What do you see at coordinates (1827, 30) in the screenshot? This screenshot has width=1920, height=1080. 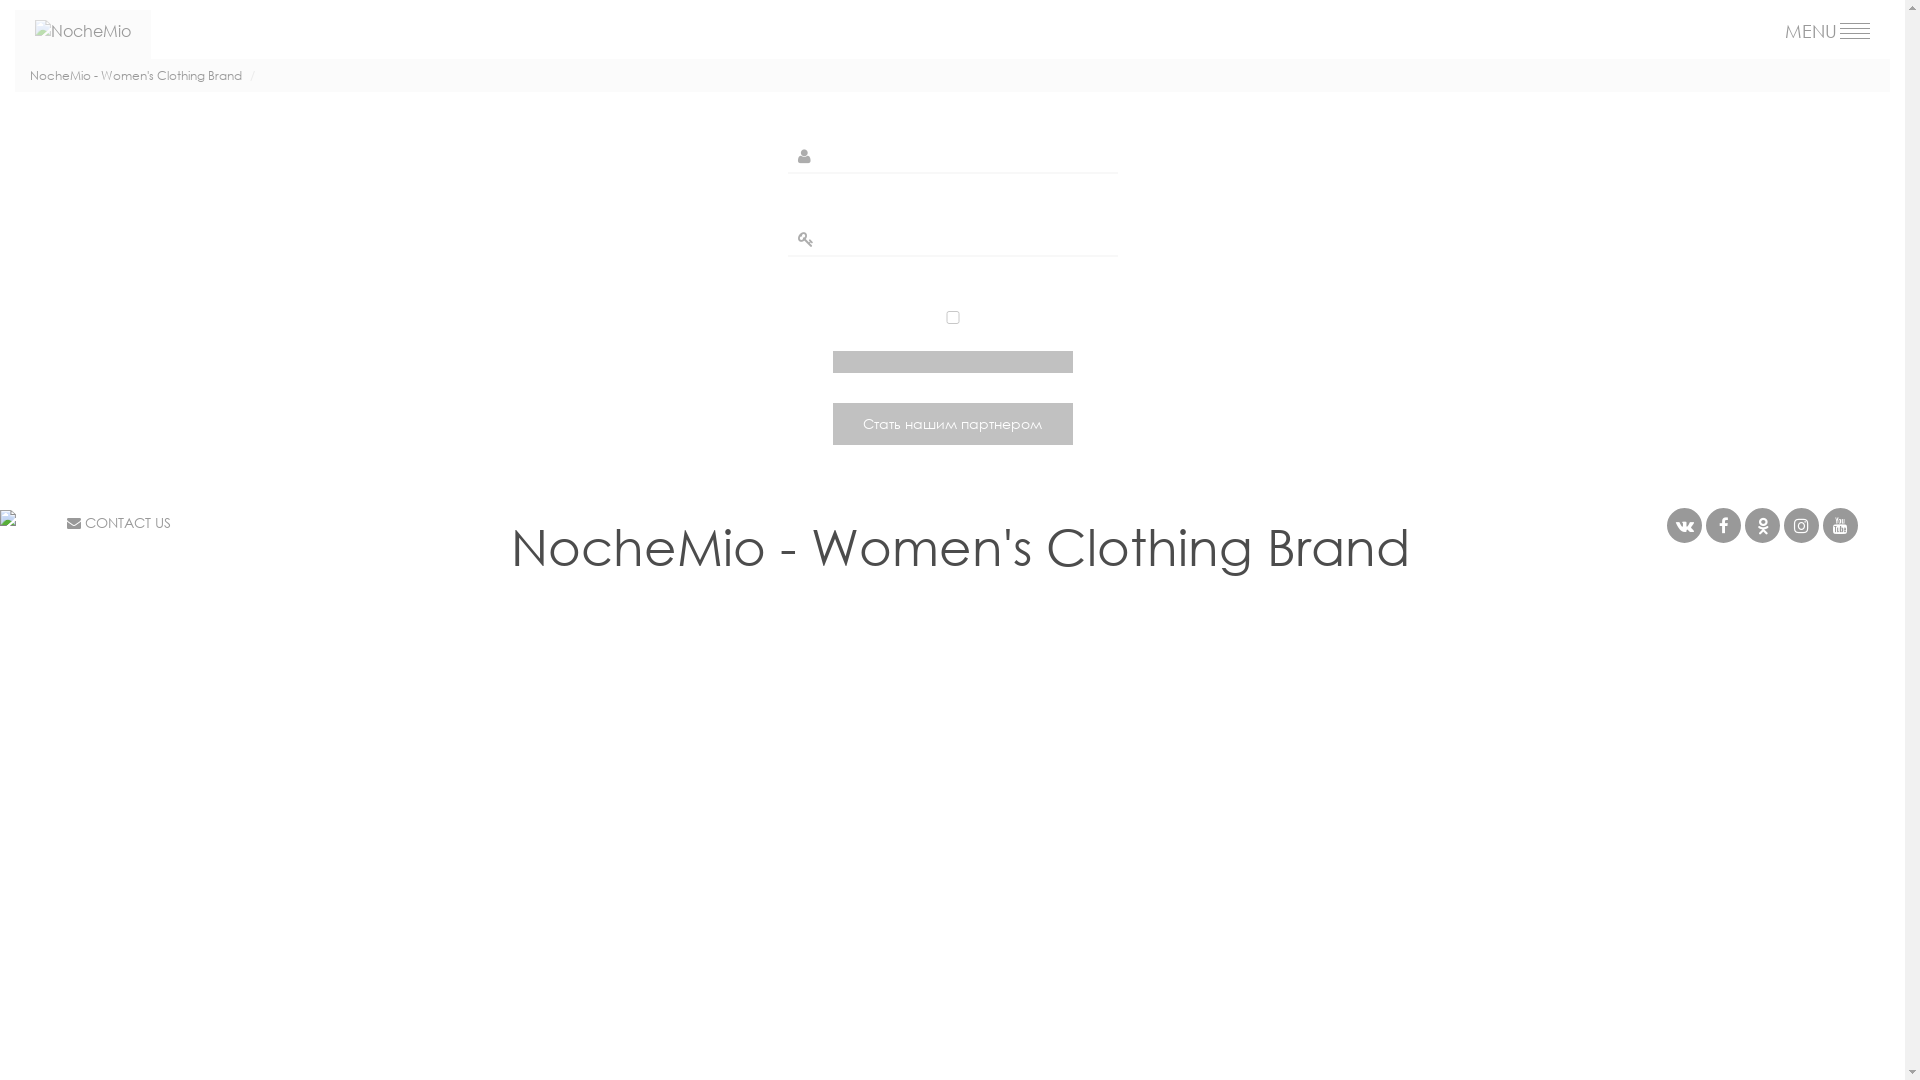 I see `'MENU'` at bounding box center [1827, 30].